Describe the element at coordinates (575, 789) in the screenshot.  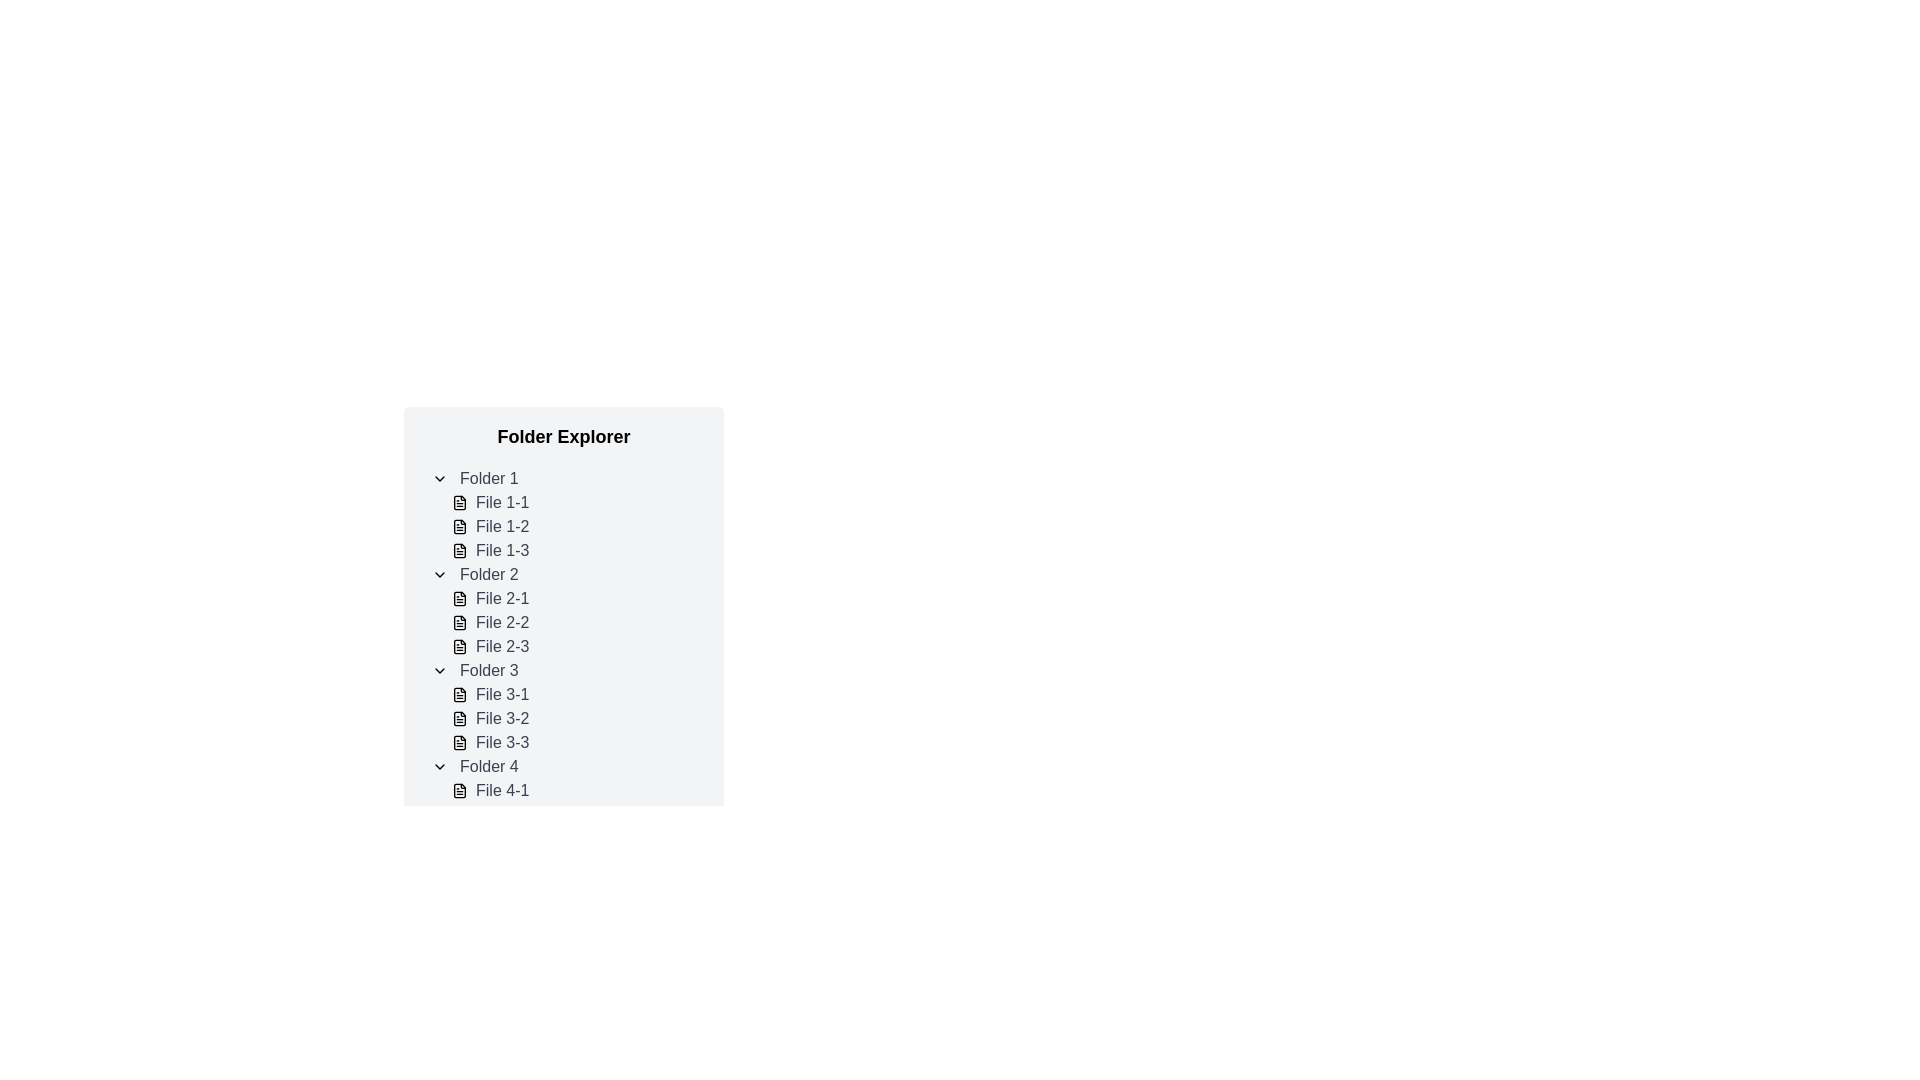
I see `the selectable file entry named 'File 4-1' in the list of files under 'Folder 4'` at that location.